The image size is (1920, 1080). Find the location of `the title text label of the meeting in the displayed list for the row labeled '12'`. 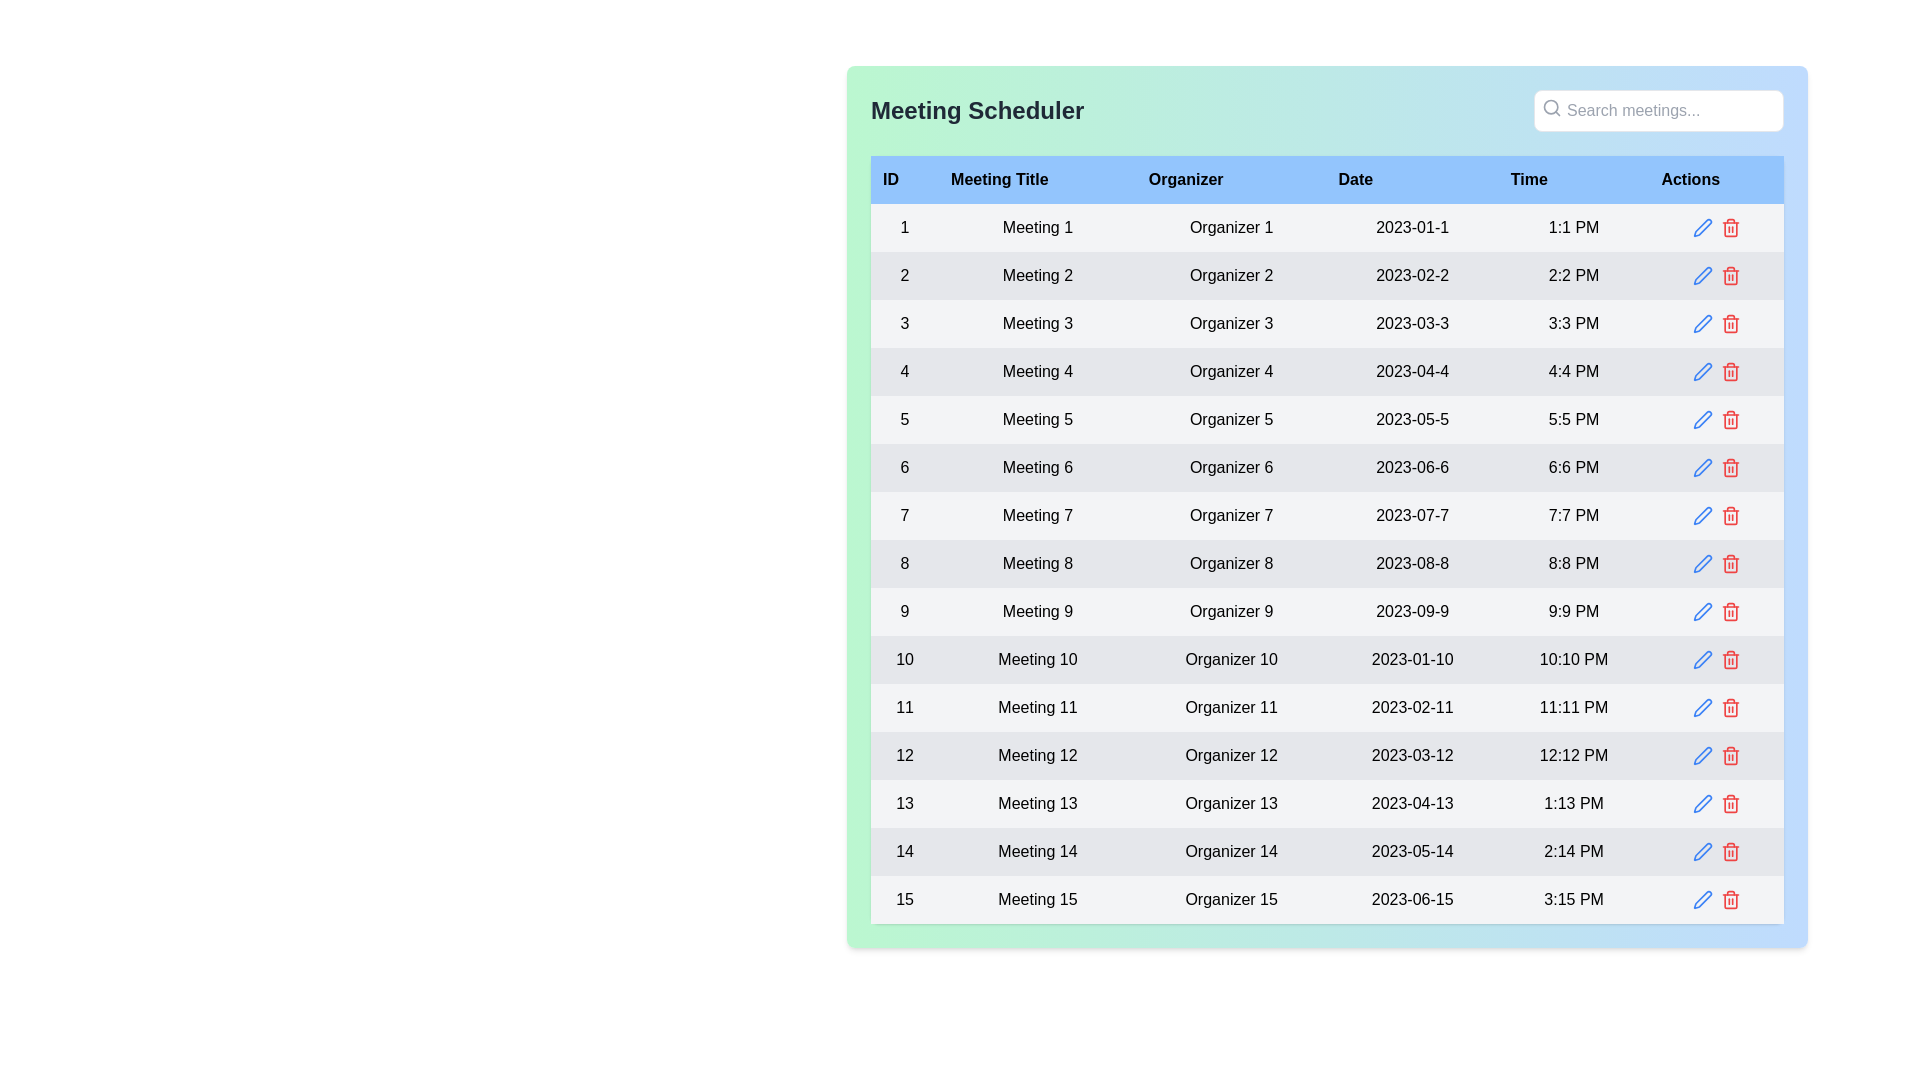

the title text label of the meeting in the displayed list for the row labeled '12' is located at coordinates (1037, 756).